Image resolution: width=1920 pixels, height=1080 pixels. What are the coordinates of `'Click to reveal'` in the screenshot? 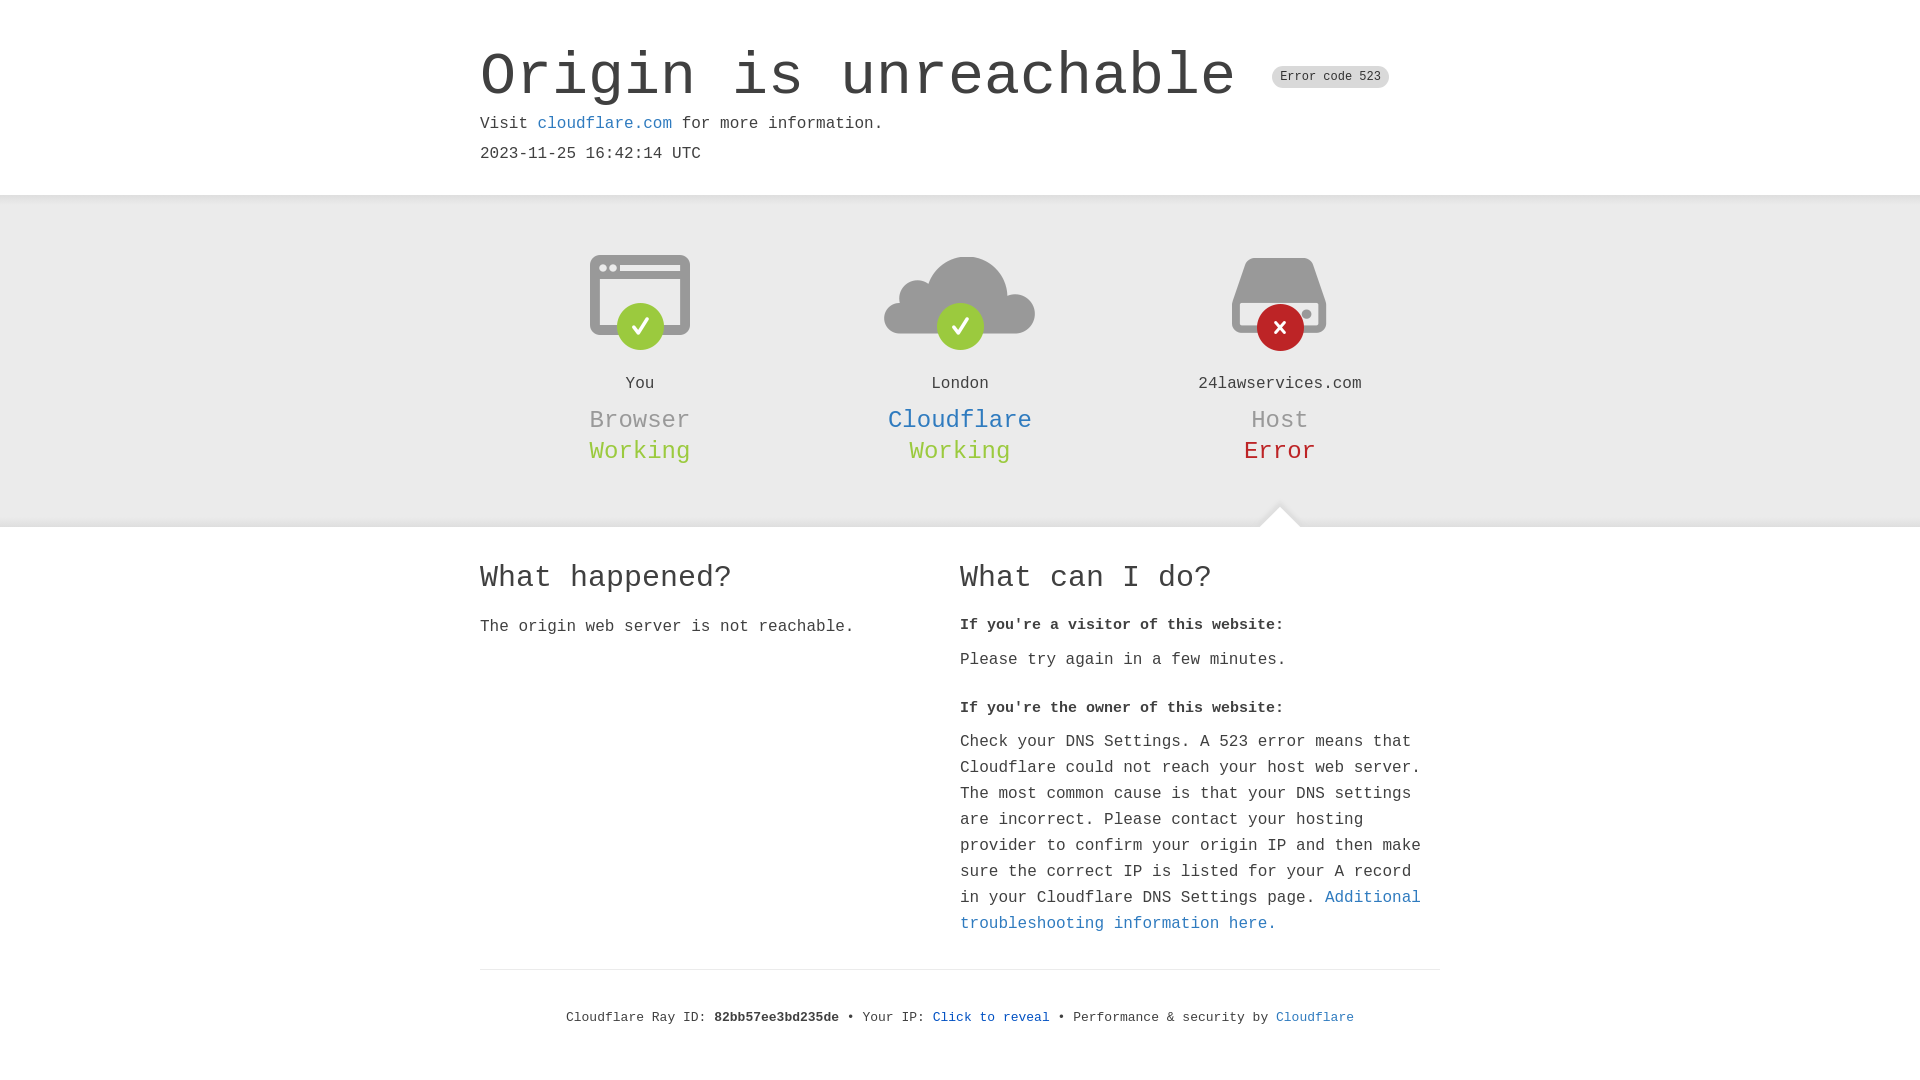 It's located at (931, 1017).